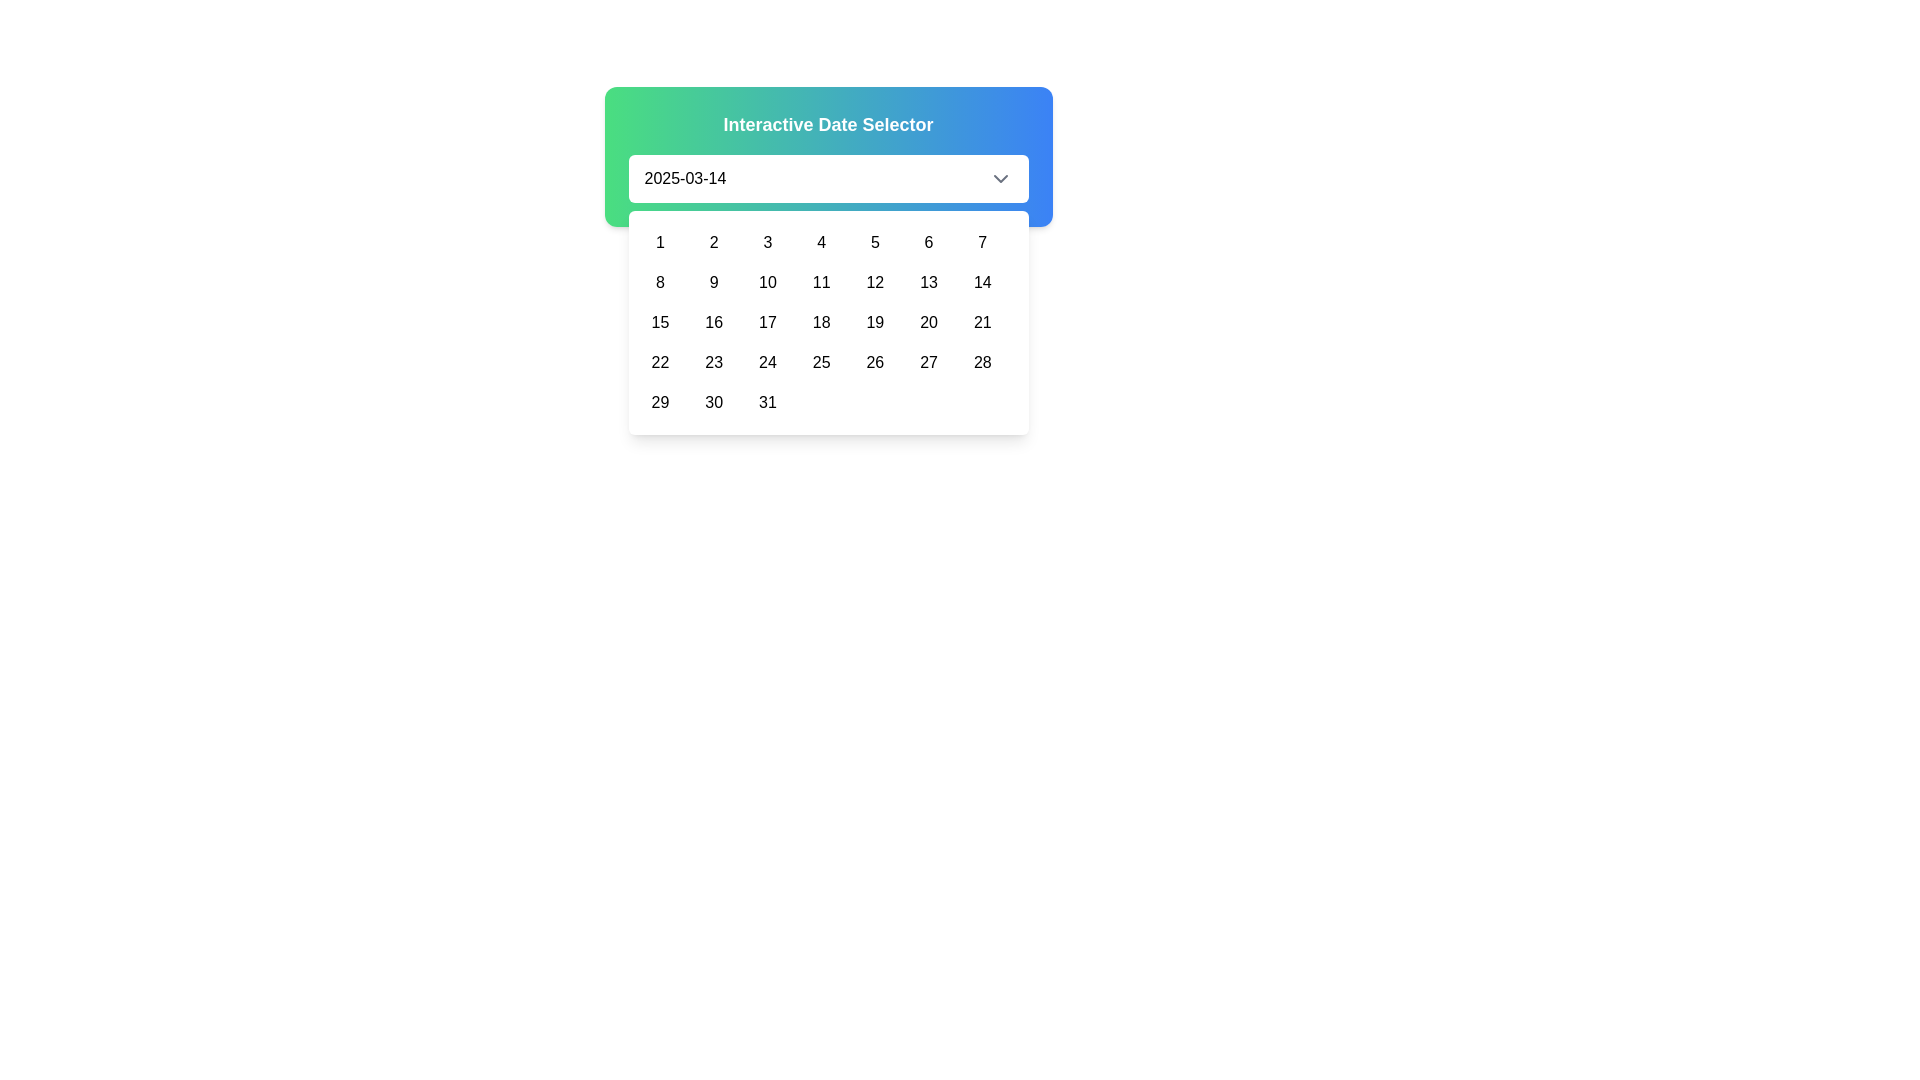 This screenshot has width=1920, height=1080. I want to click on the small gray downward arrow icon (chevron), so click(1000, 177).